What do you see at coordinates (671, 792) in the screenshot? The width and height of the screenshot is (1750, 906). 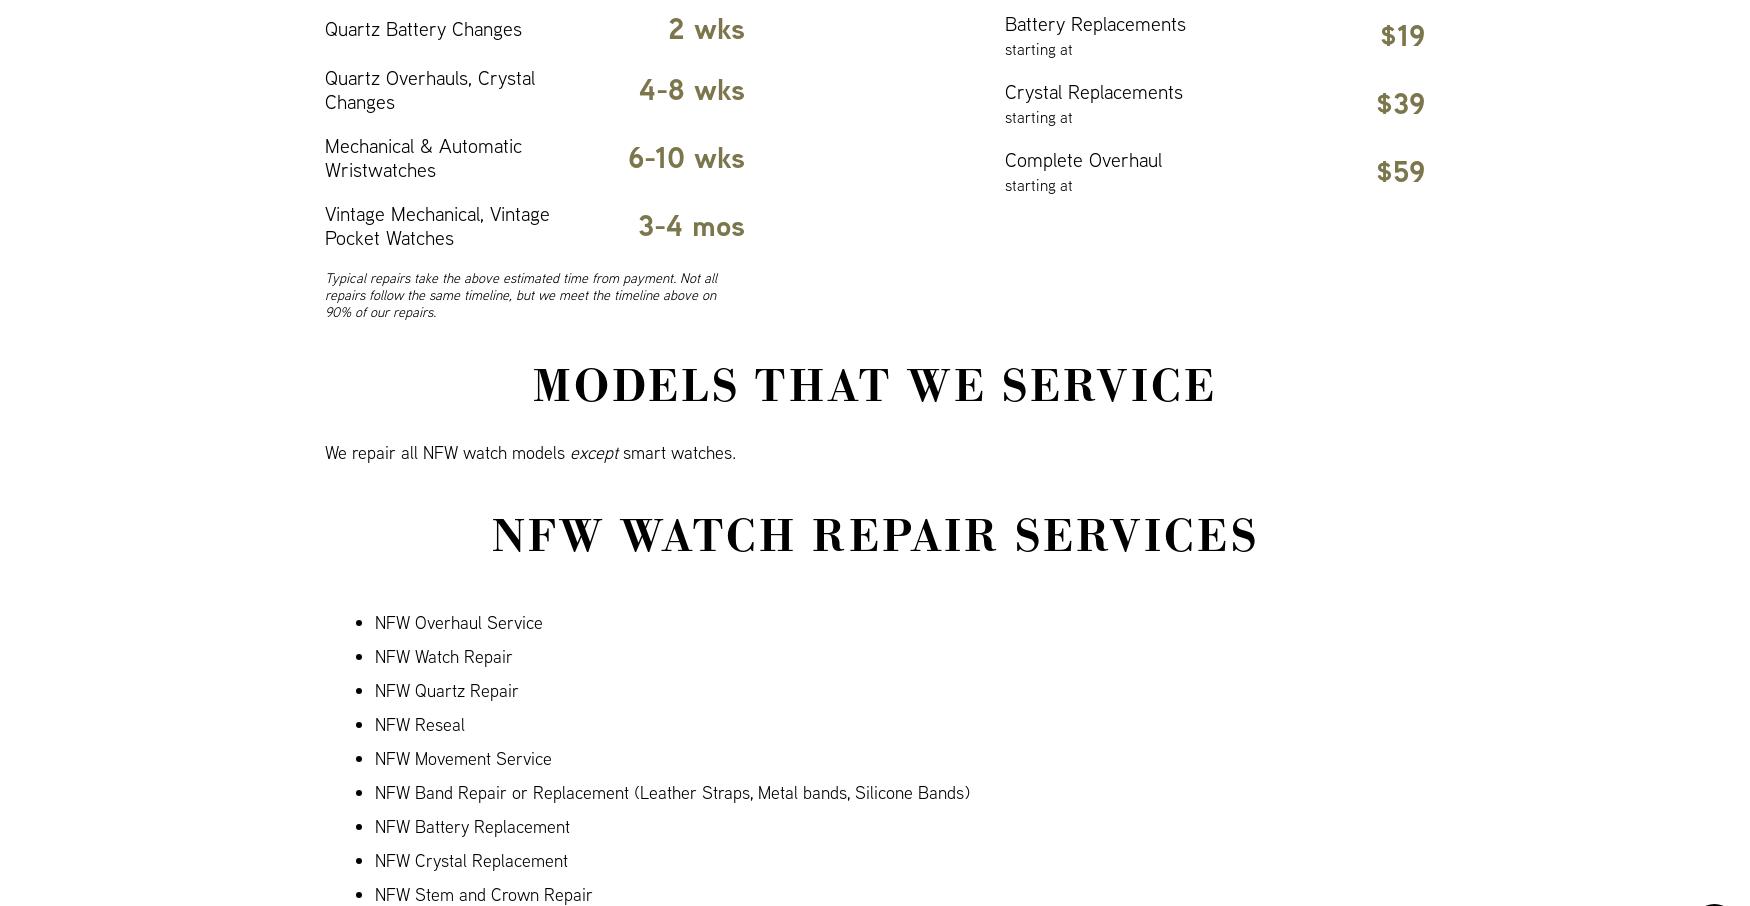 I see `'NFW Band Repair or Replacement (Leather Straps, Metal bands, Silicone Bands)'` at bounding box center [671, 792].